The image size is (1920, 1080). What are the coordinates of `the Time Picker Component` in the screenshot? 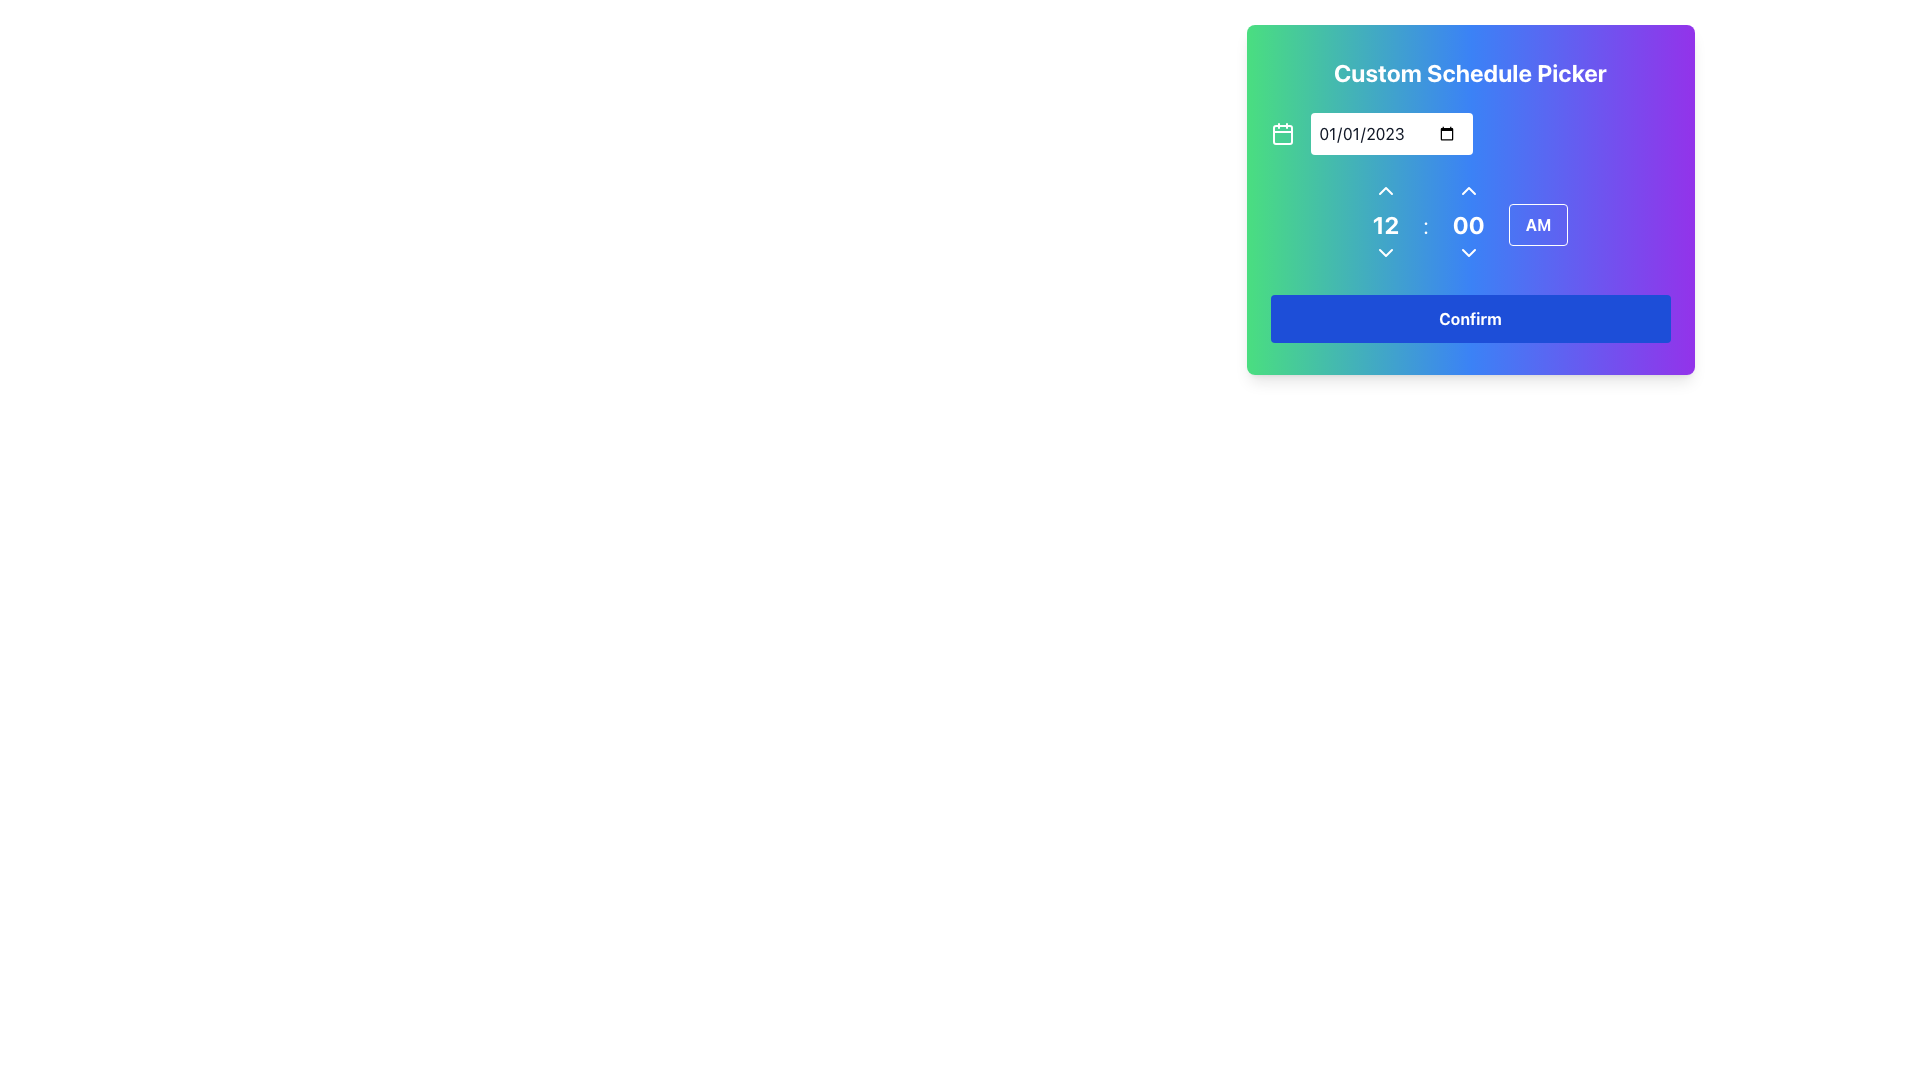 It's located at (1470, 224).